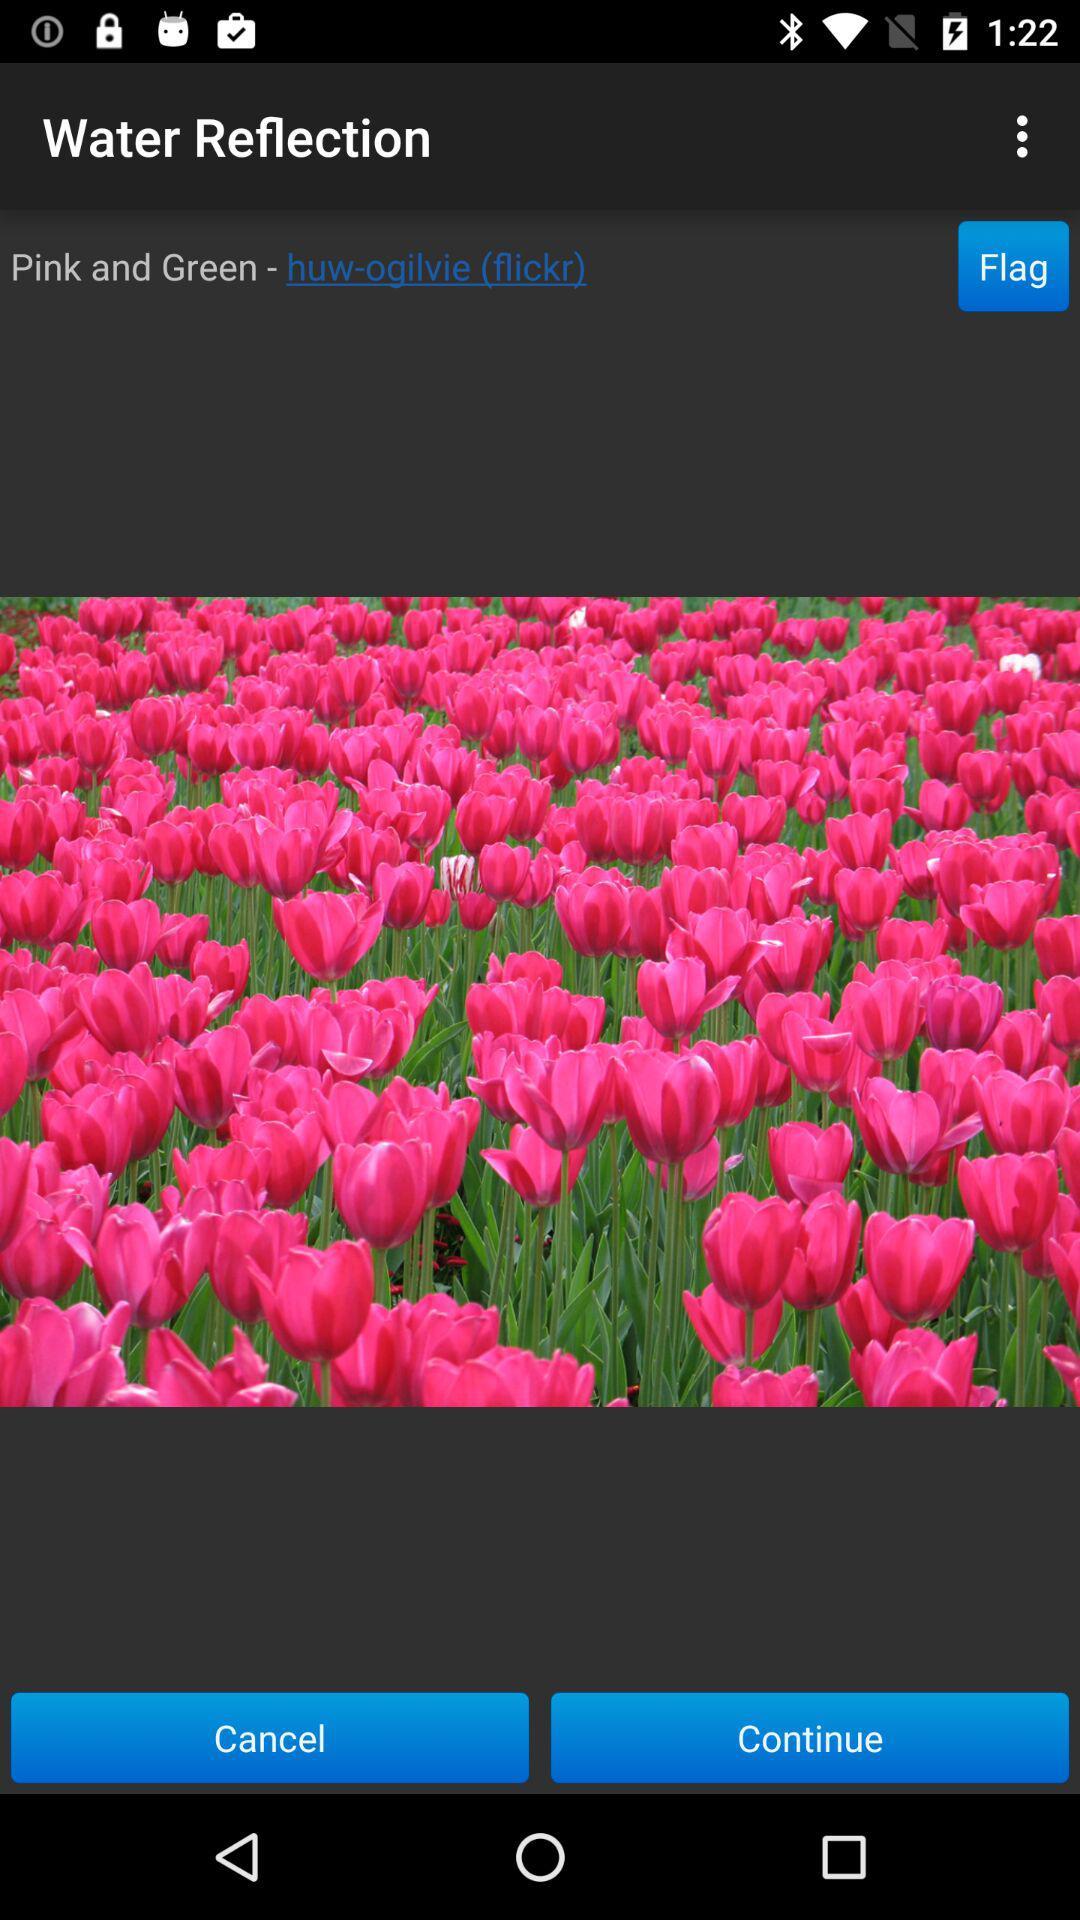 This screenshot has height=1920, width=1080. I want to click on the icon to the right of water reflection item, so click(1027, 135).